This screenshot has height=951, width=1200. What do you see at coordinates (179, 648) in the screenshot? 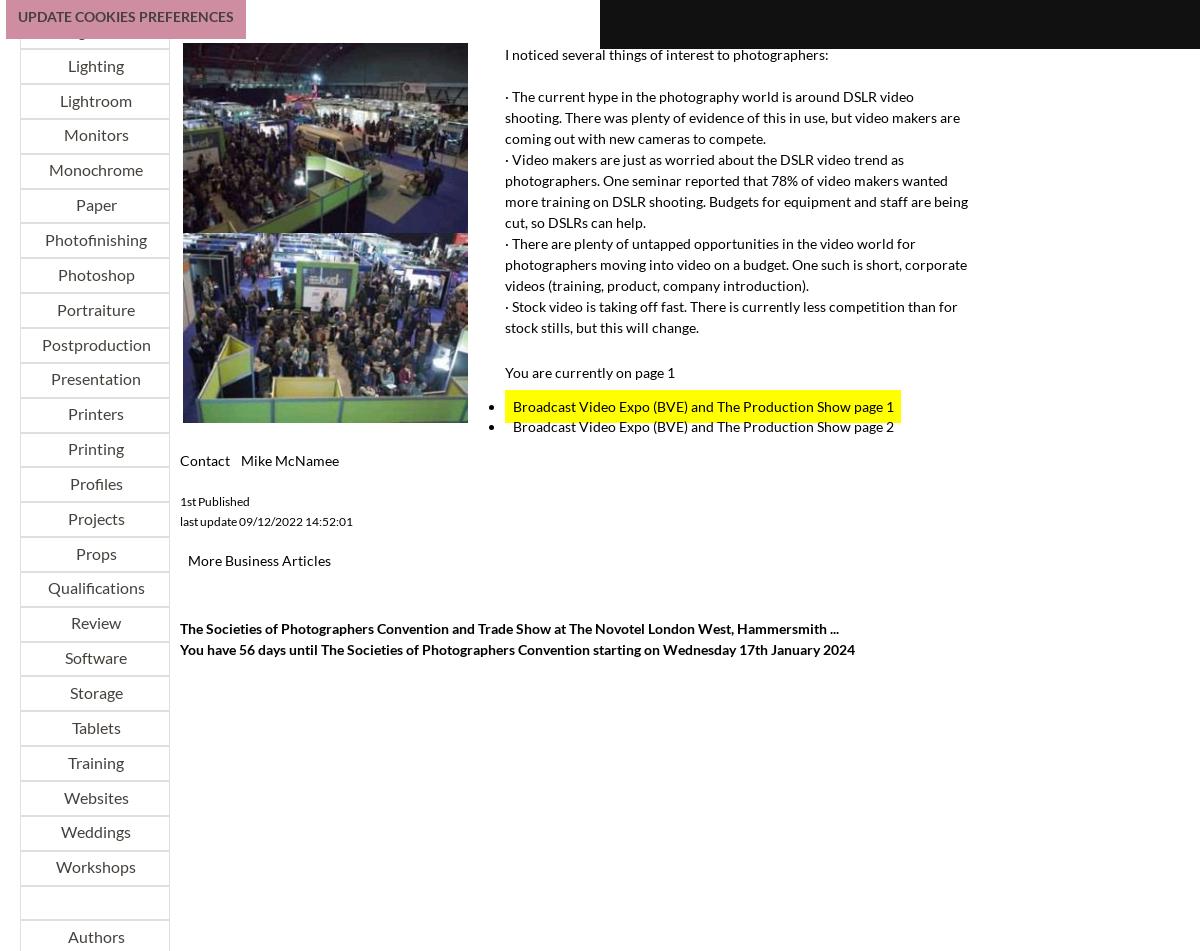
I see `'You have  56 days until The Societies of Photographers Convention starting on   Wednesday 17th January 2024'` at bounding box center [179, 648].